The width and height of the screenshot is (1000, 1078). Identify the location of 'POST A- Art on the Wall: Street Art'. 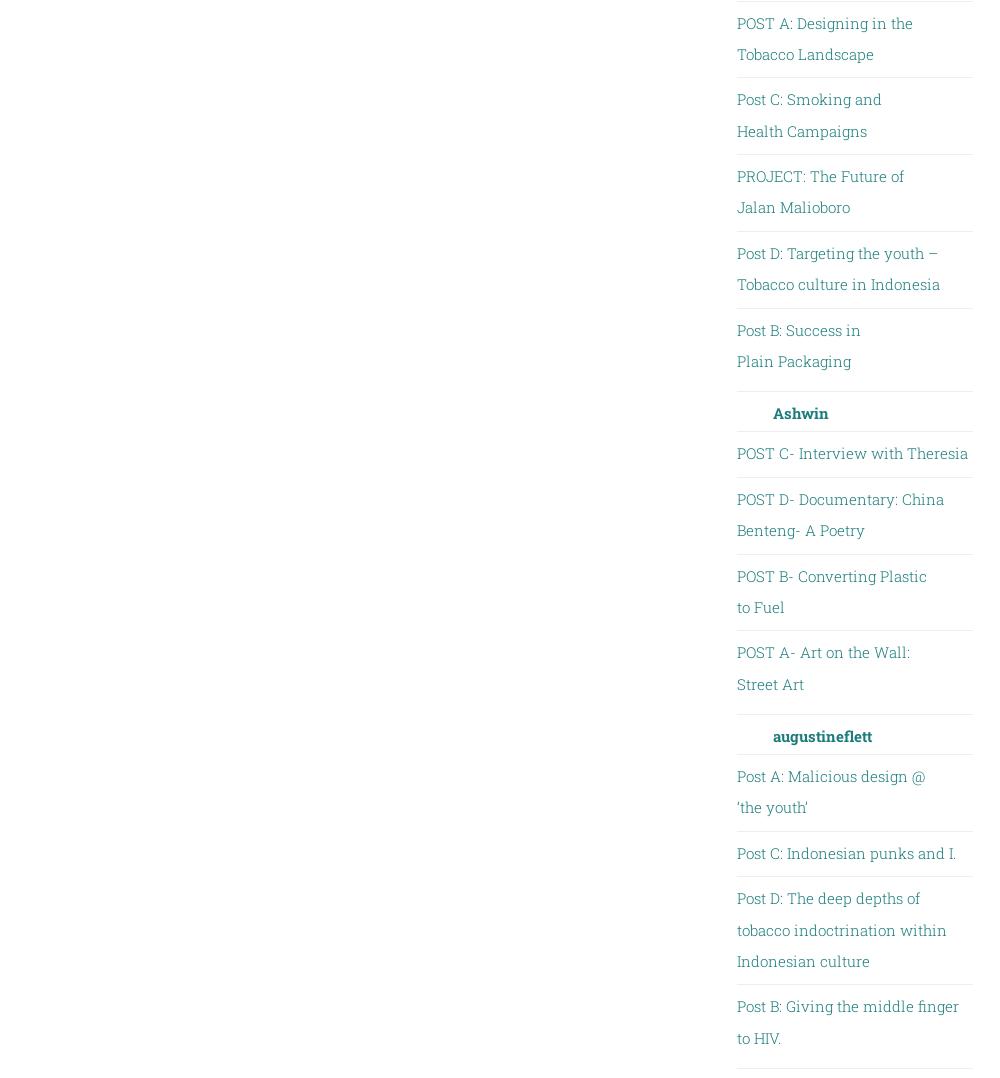
(821, 667).